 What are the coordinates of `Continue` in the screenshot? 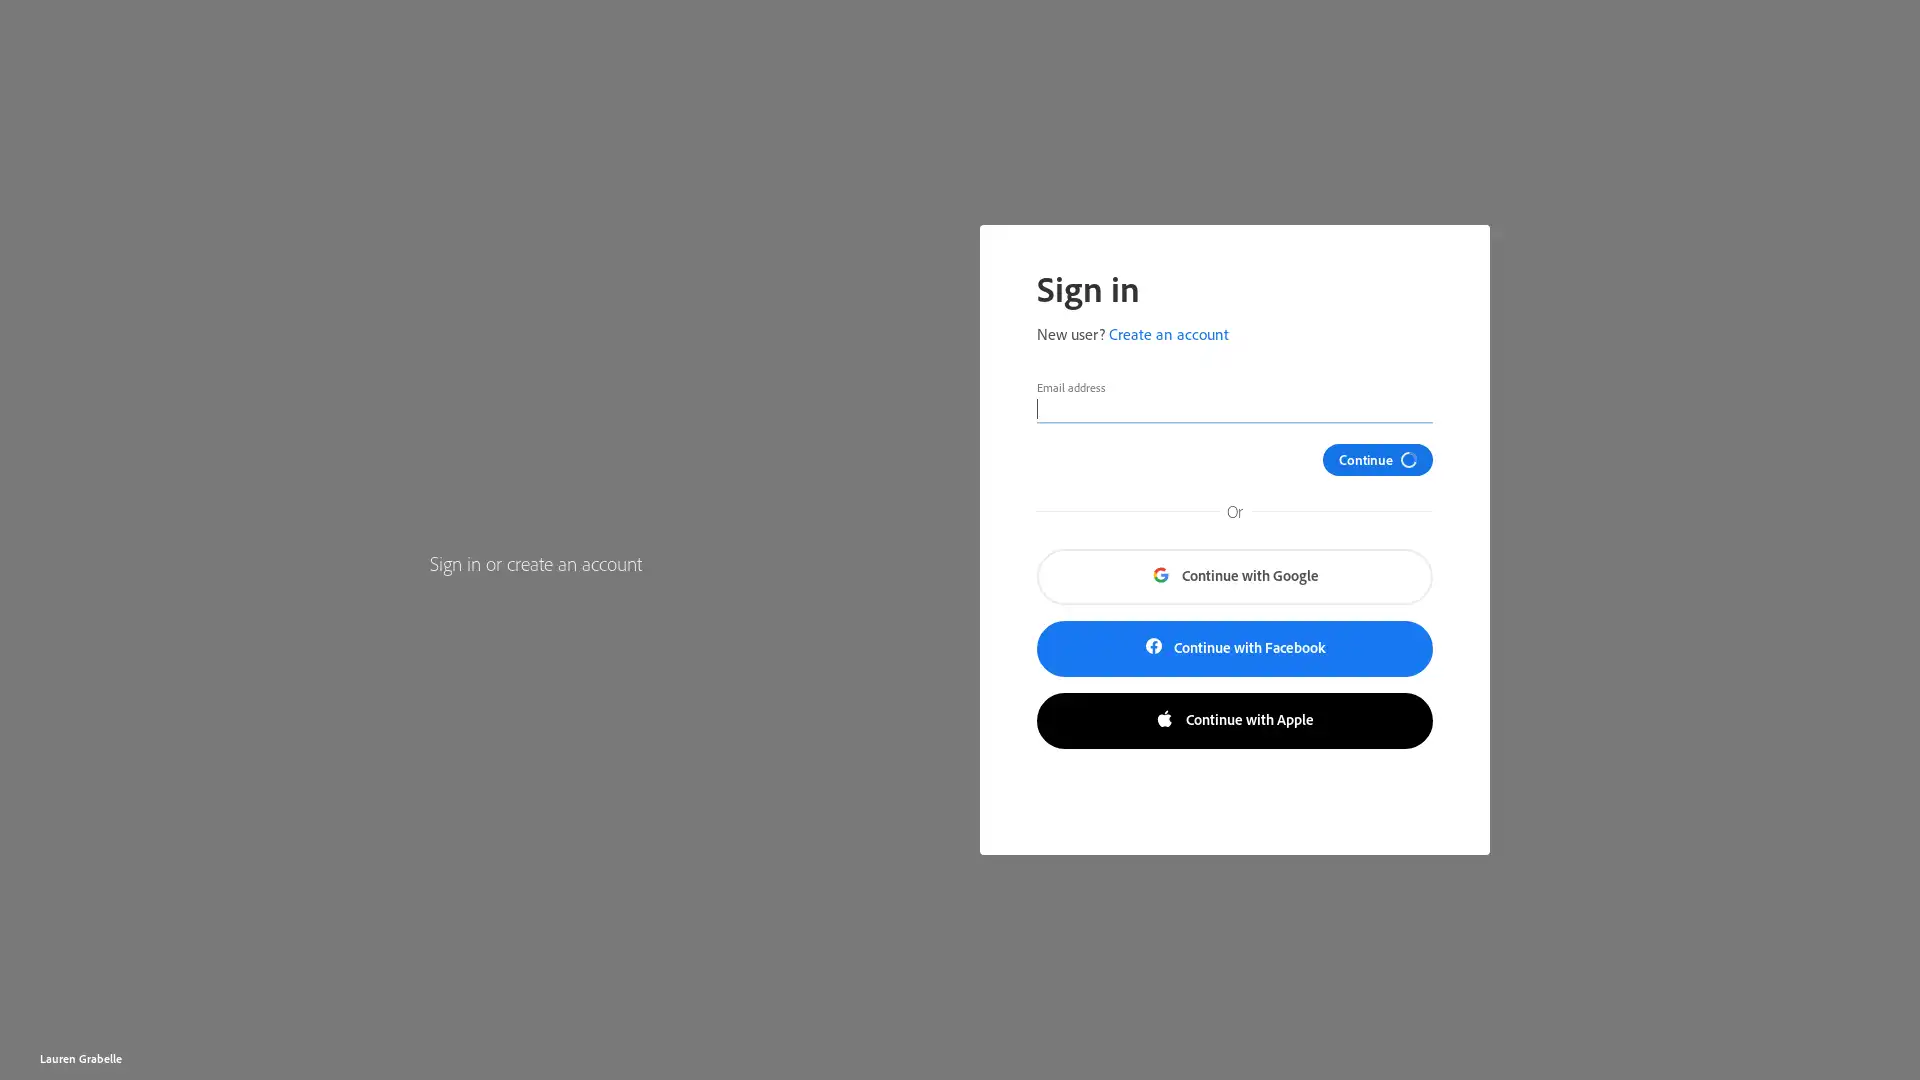 It's located at (1389, 459).